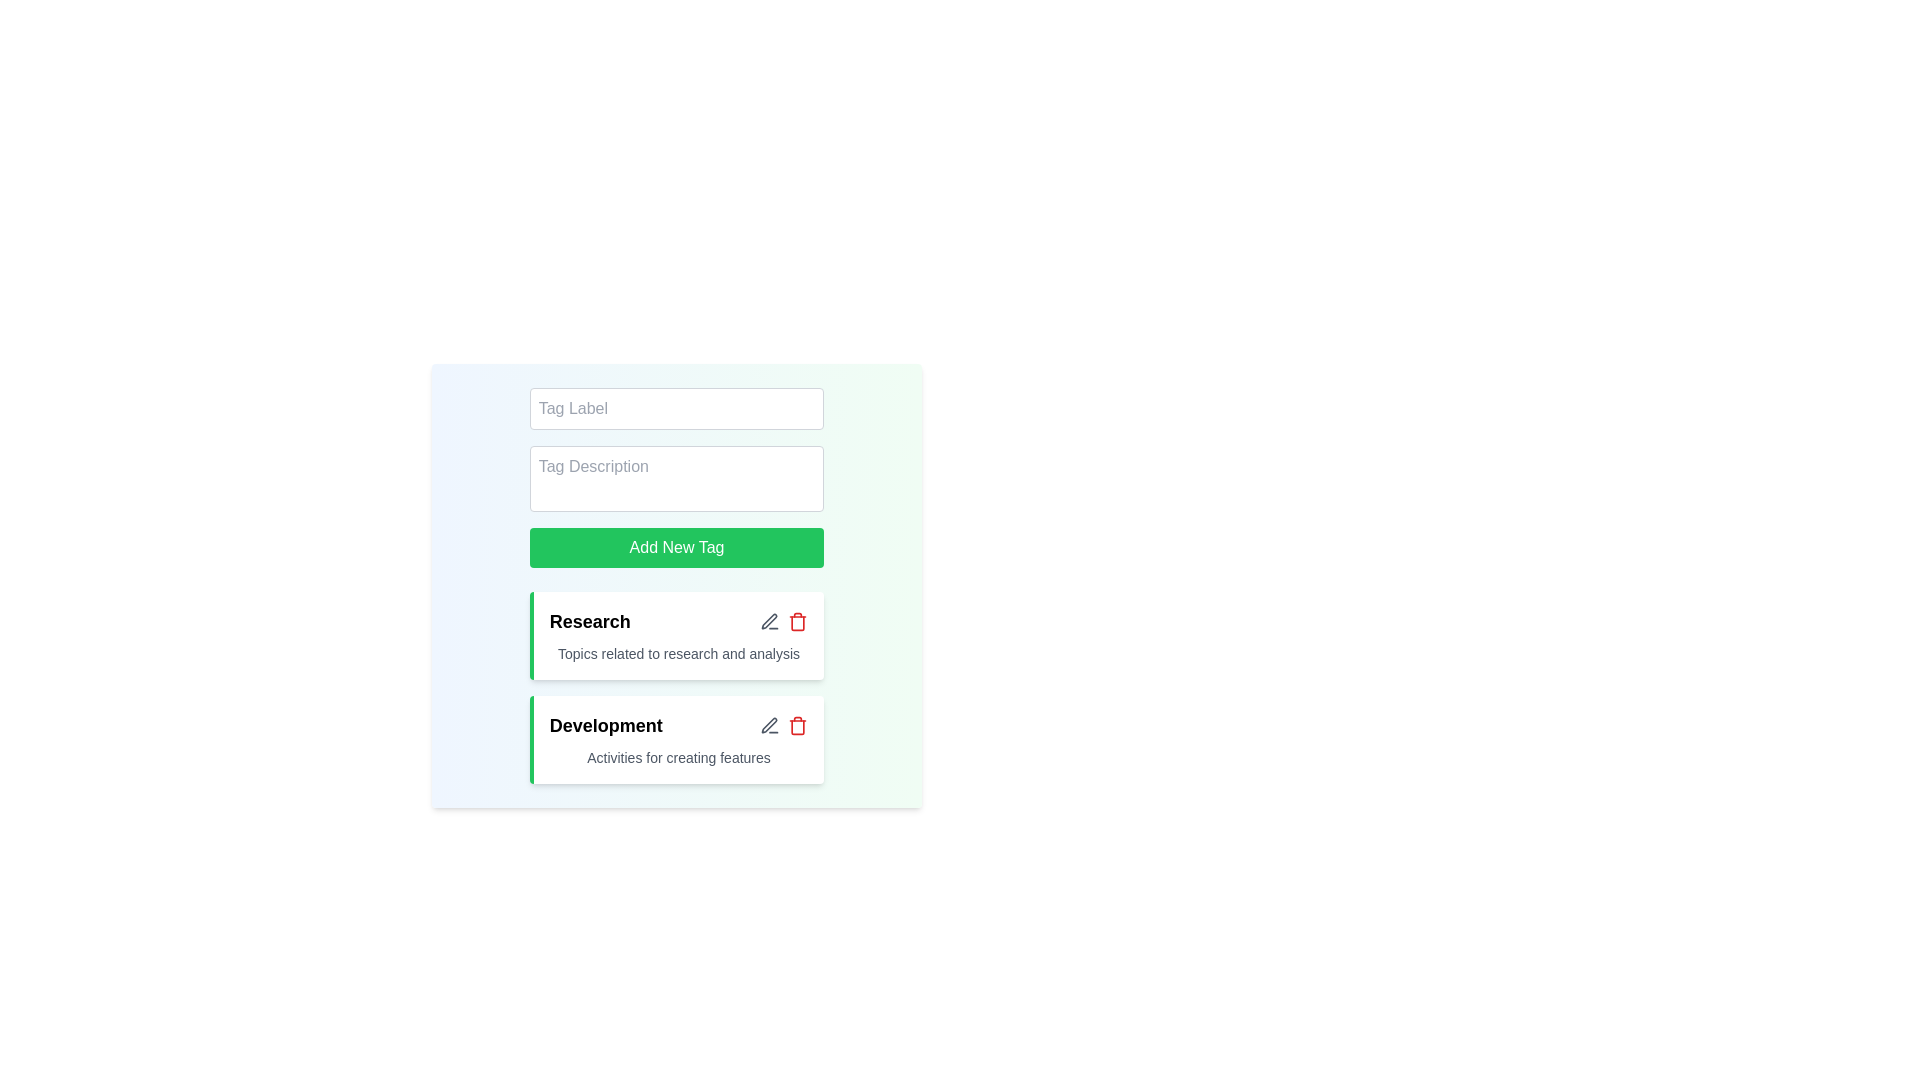  I want to click on the Grouped list containing 'Research' and 'Development' sections, so click(676, 686).